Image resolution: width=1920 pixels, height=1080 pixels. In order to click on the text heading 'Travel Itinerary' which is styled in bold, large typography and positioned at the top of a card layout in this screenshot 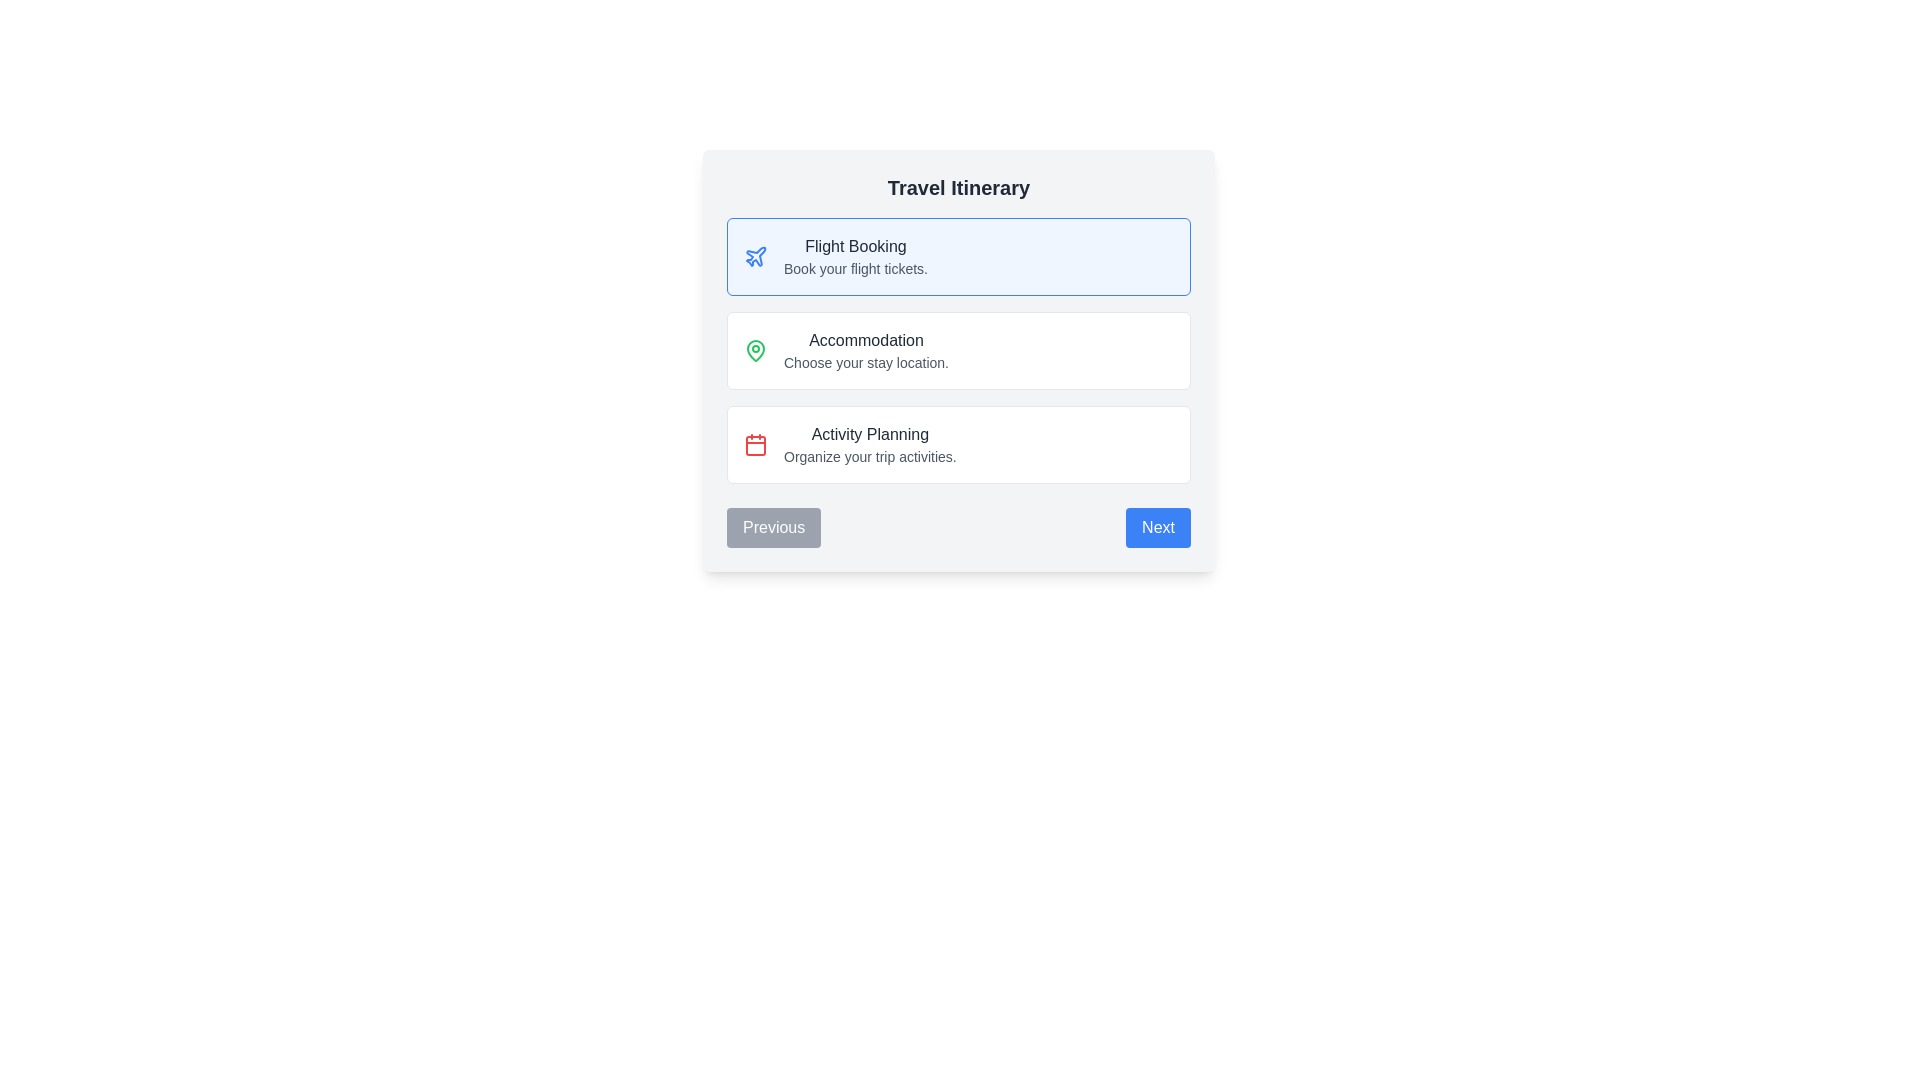, I will do `click(958, 188)`.